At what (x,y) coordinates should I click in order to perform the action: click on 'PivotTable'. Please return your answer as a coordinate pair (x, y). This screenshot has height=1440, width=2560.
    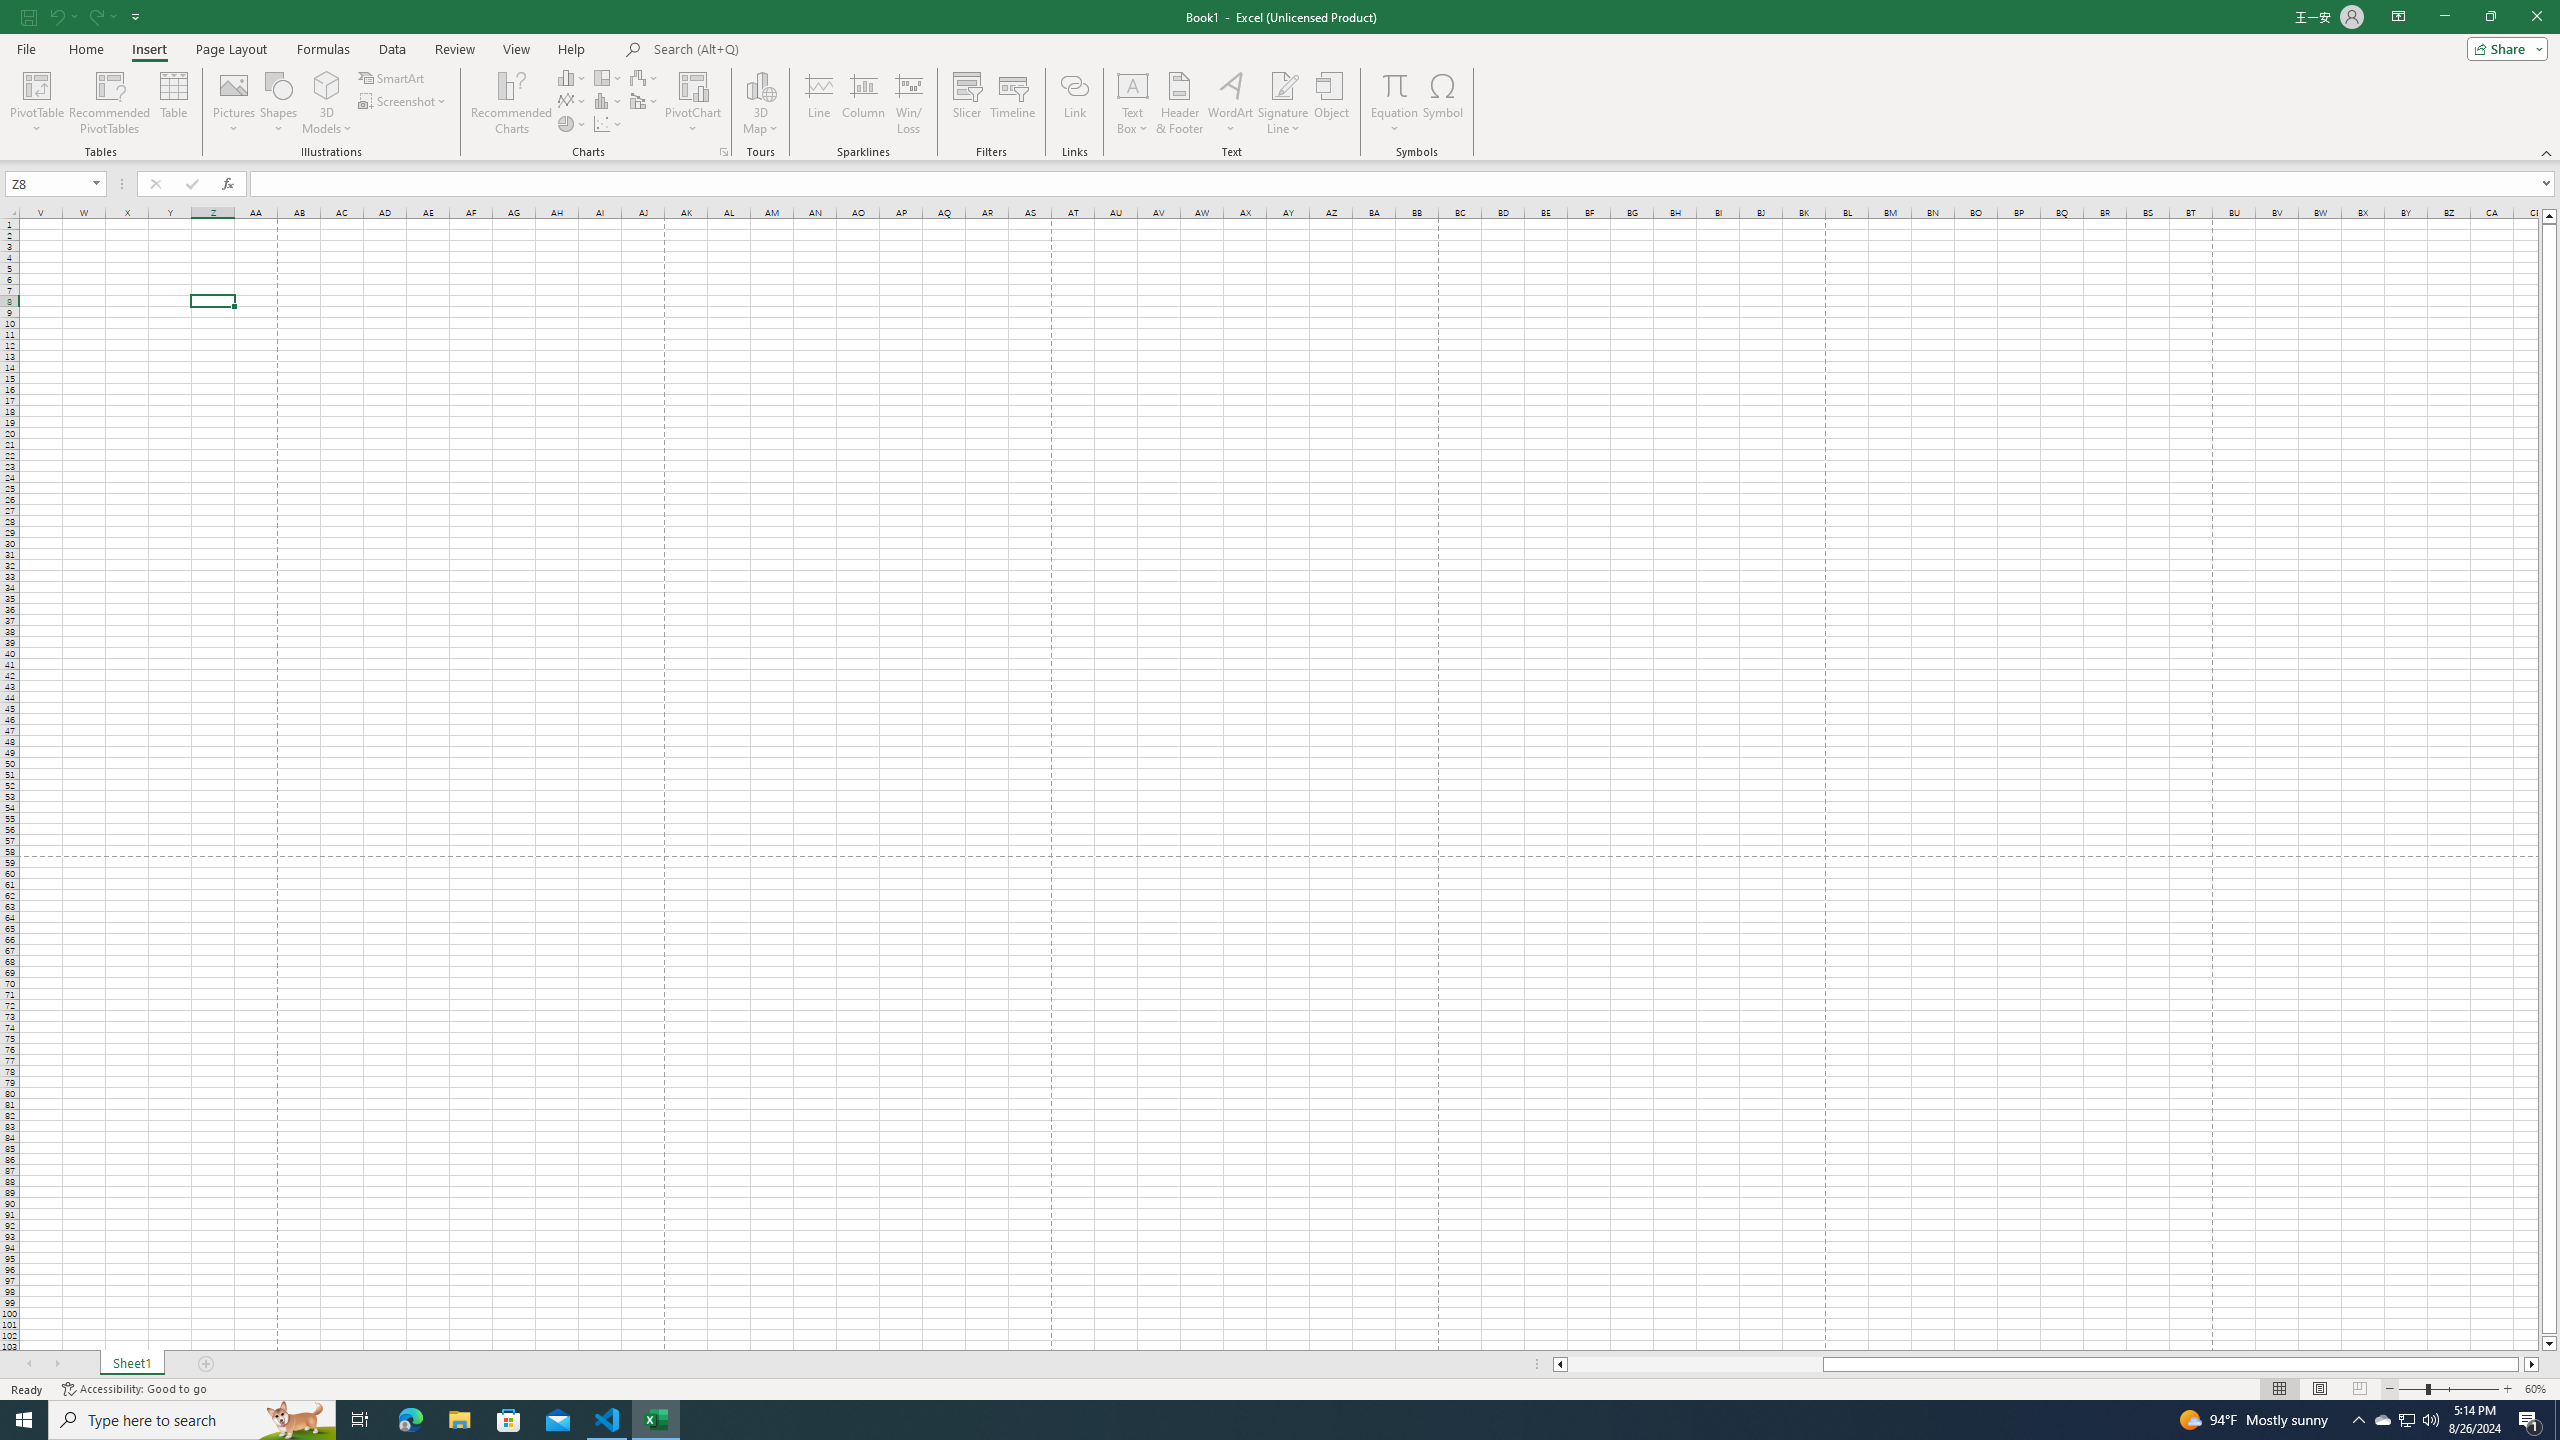
    Looking at the image, I should click on (36, 103).